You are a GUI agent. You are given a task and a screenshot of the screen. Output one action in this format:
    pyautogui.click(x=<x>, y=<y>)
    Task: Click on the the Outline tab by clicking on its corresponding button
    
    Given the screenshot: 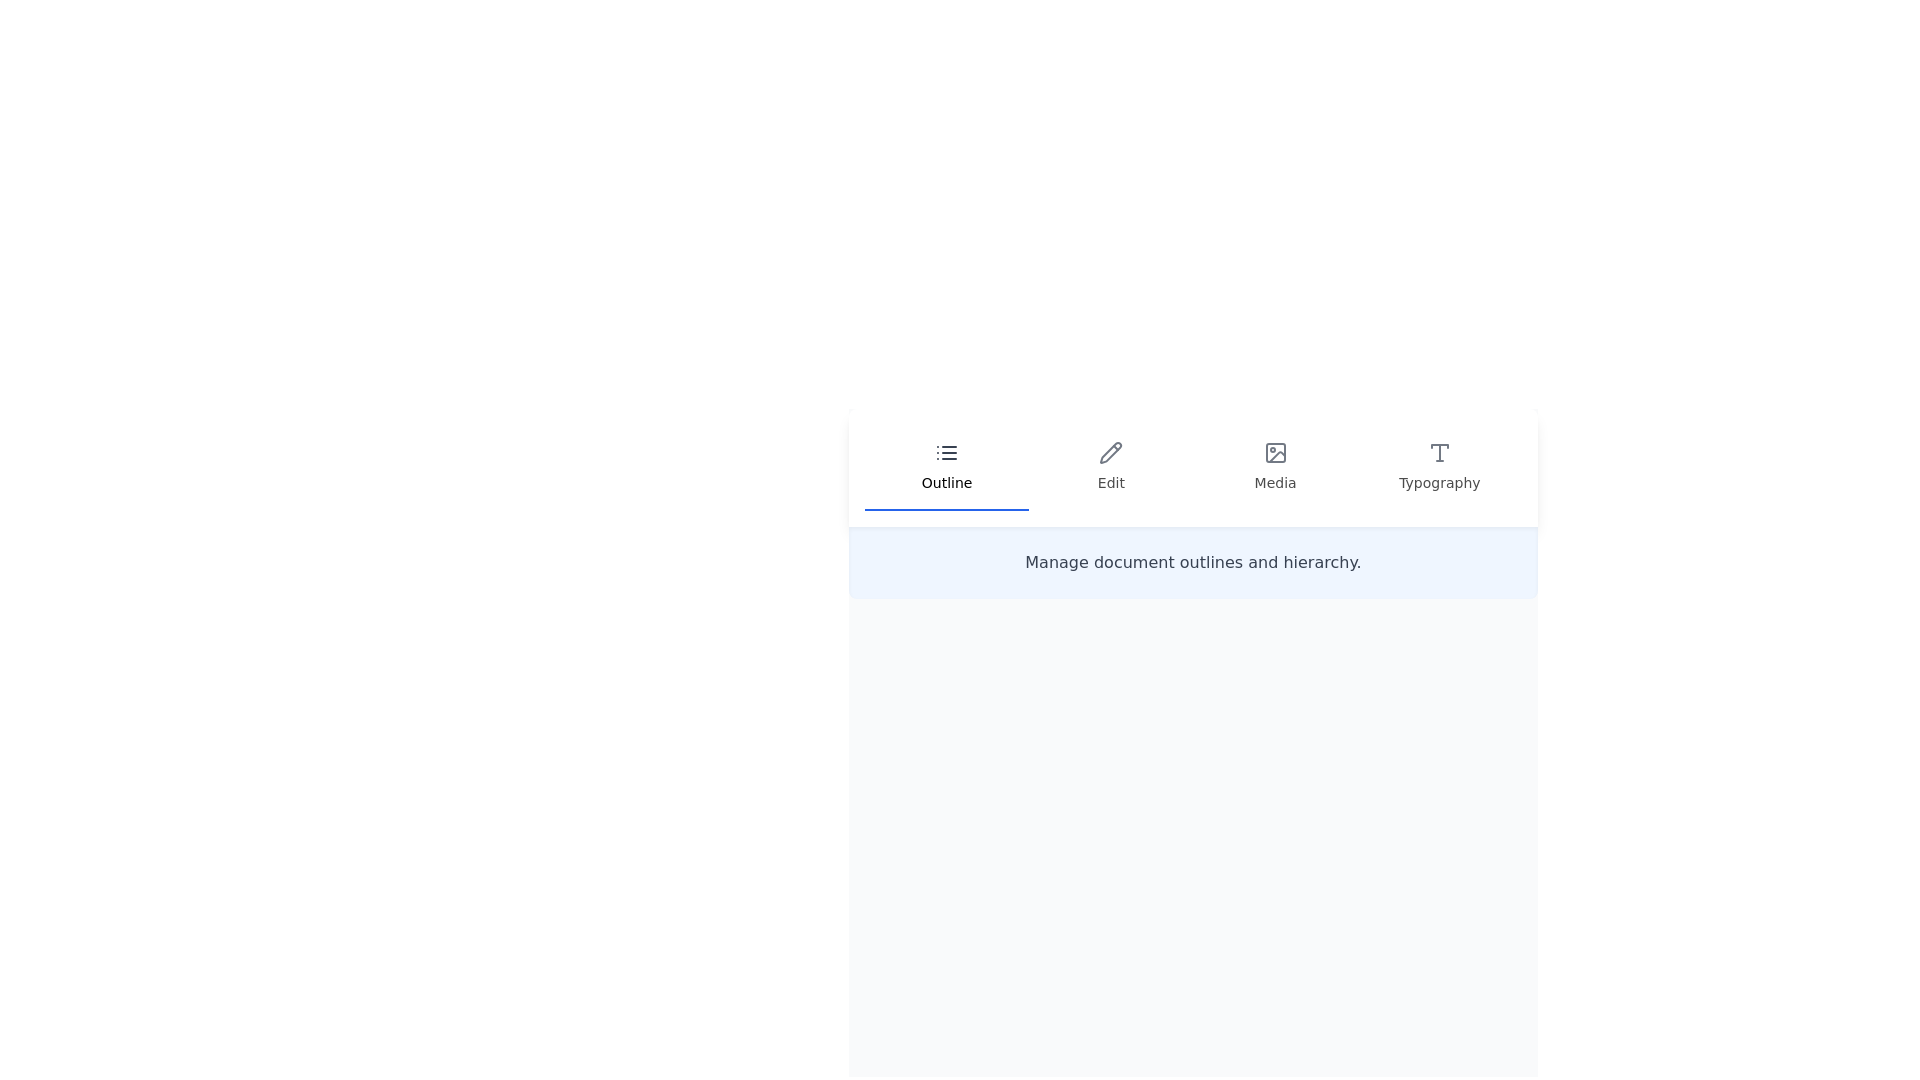 What is the action you would take?
    pyautogui.click(x=946, y=467)
    